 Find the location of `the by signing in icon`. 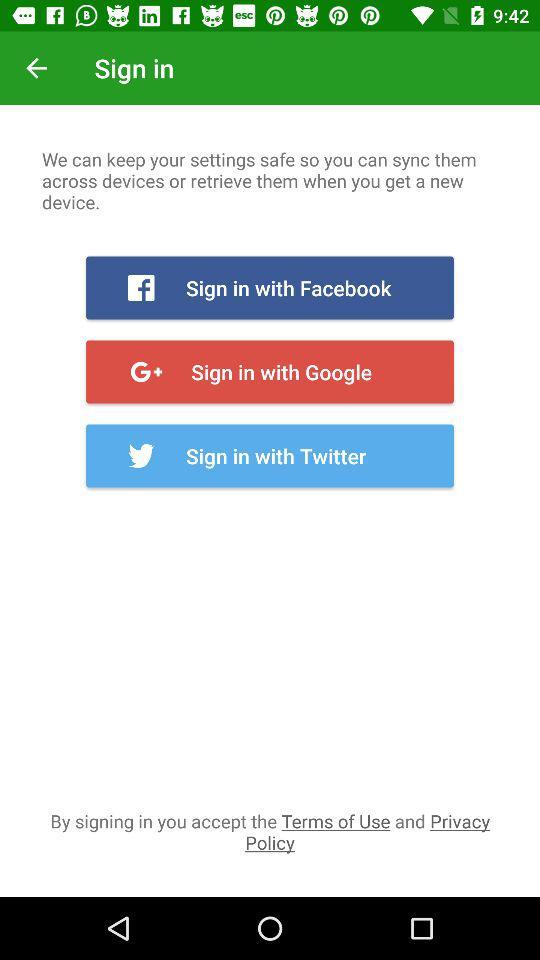

the by signing in icon is located at coordinates (270, 831).